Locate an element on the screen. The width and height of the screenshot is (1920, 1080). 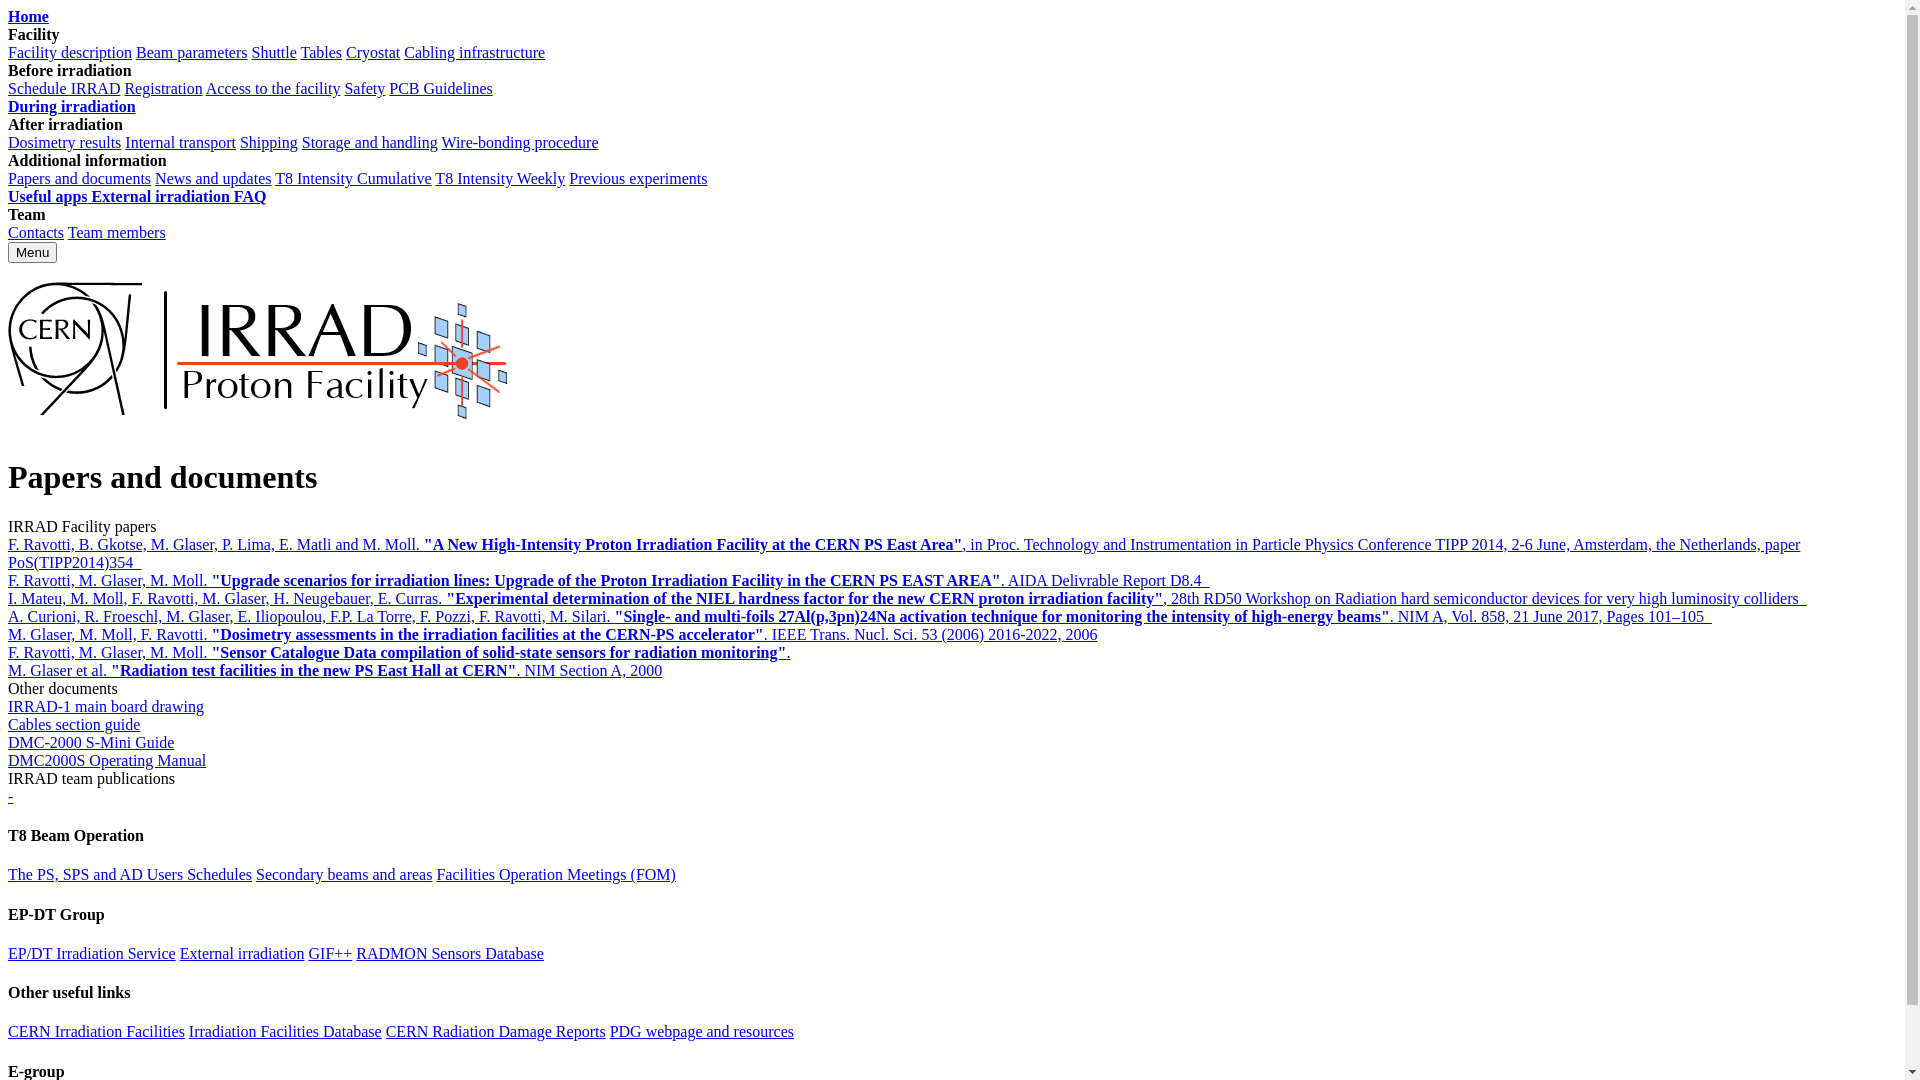
'Shuttle' is located at coordinates (272, 51).